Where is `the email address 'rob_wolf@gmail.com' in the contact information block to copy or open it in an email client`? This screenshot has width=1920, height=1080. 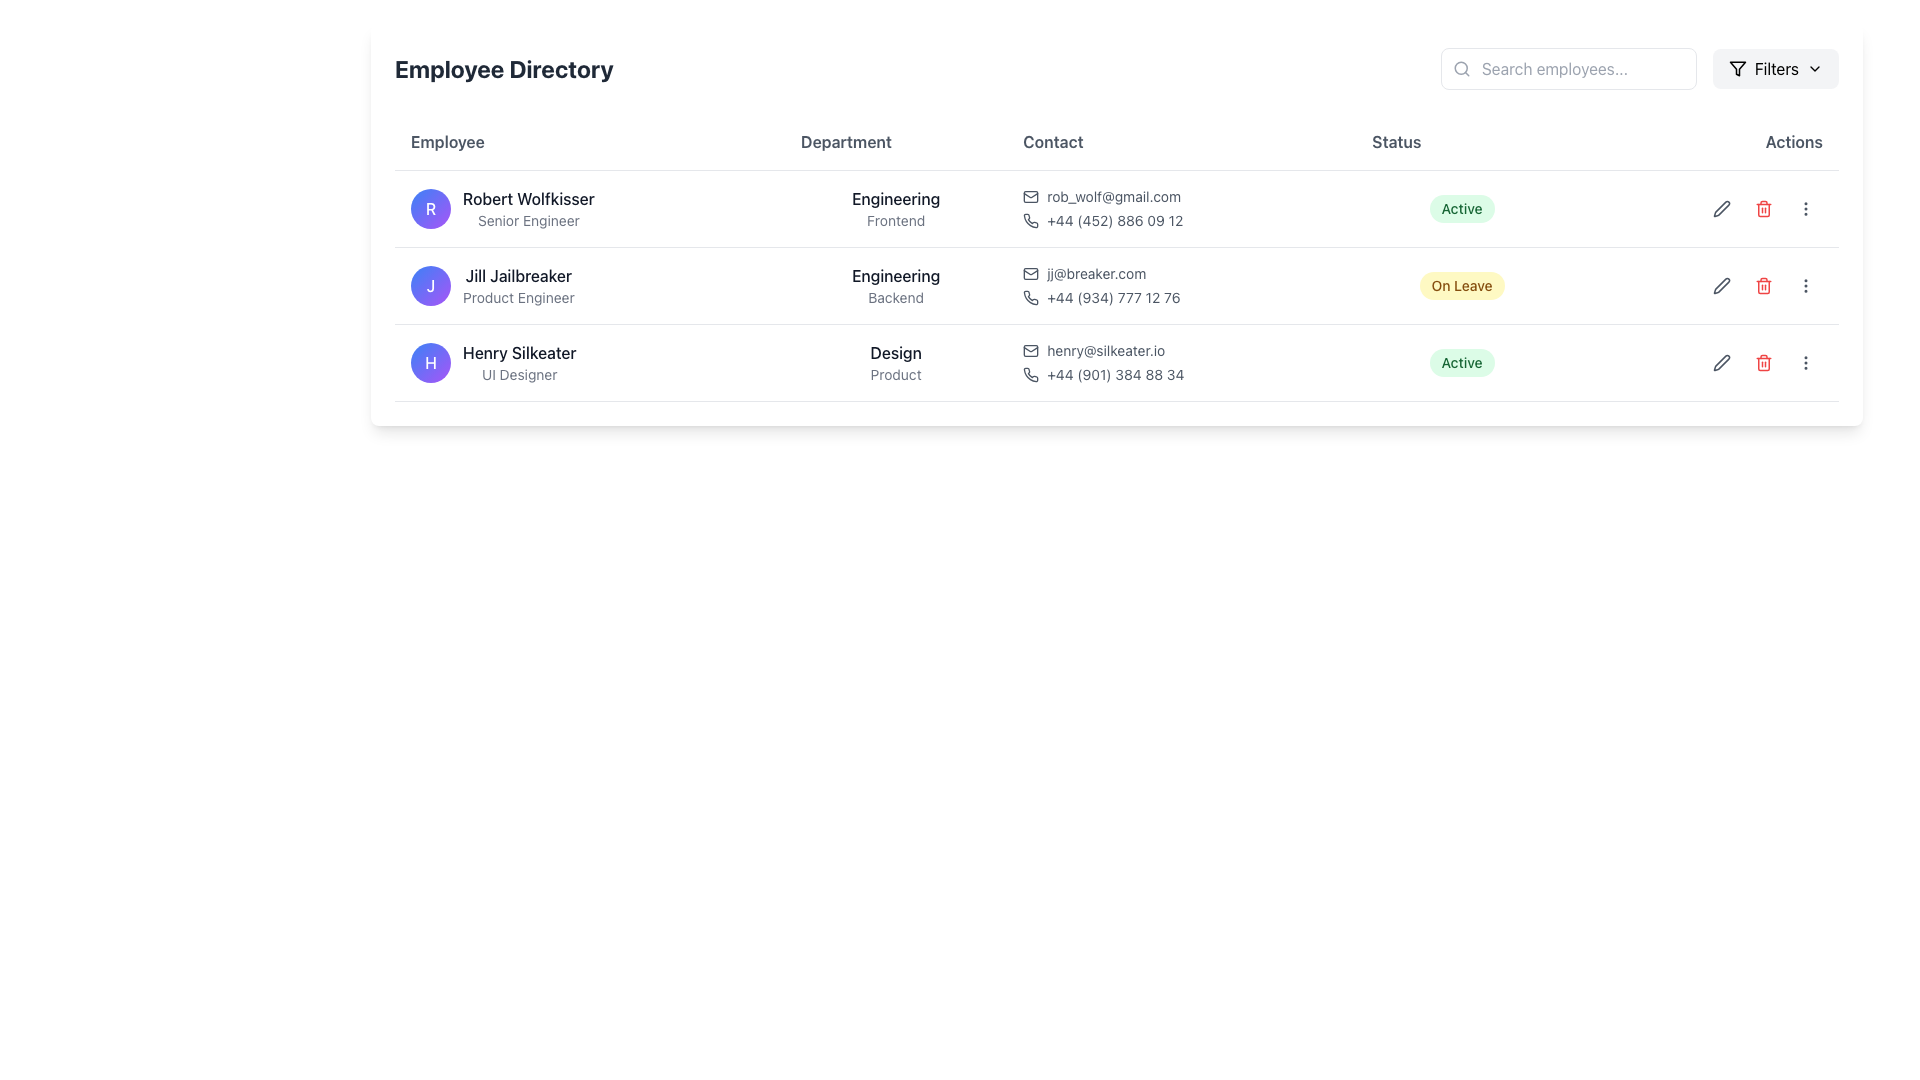 the email address 'rob_wolf@gmail.com' in the contact information block to copy or open it in an email client is located at coordinates (1181, 208).